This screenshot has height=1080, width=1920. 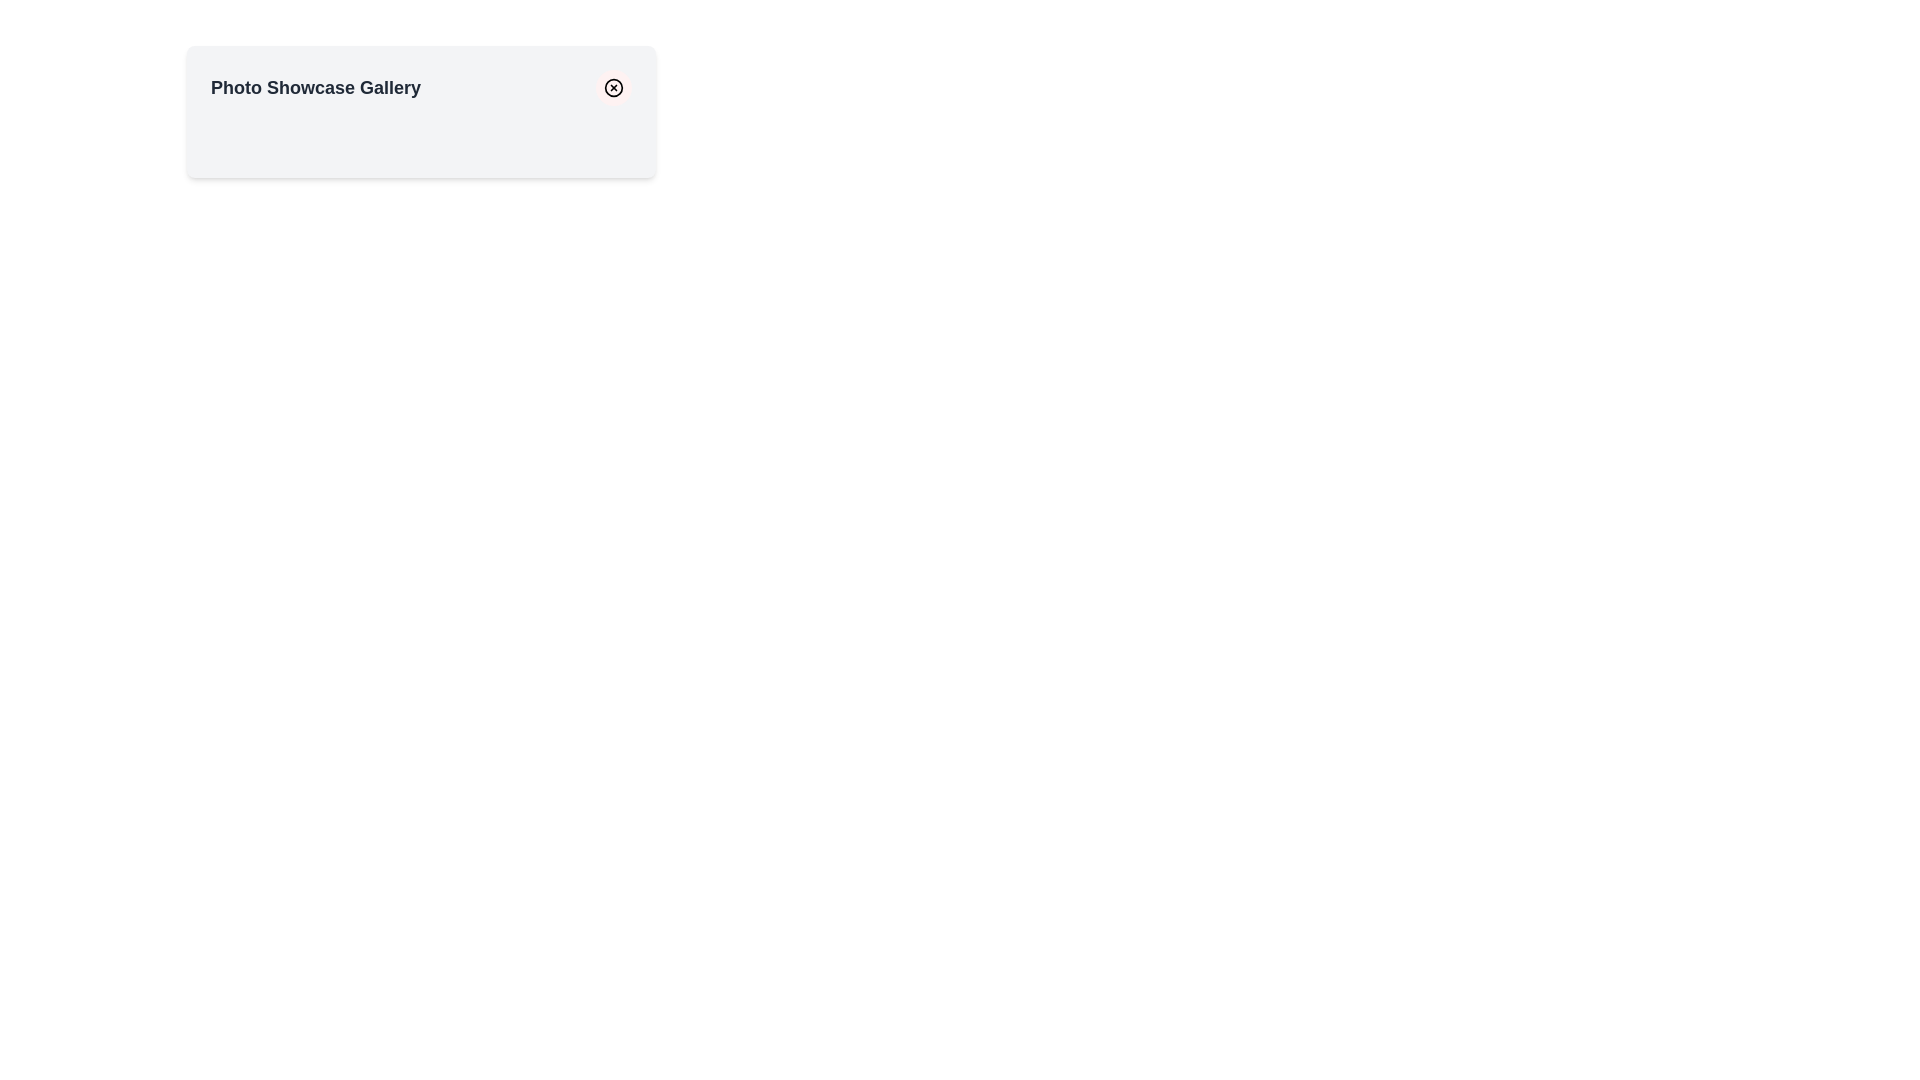 What do you see at coordinates (566, 137) in the screenshot?
I see `the text content of the Text label displaying 'Image 6' in the gallery interface` at bounding box center [566, 137].